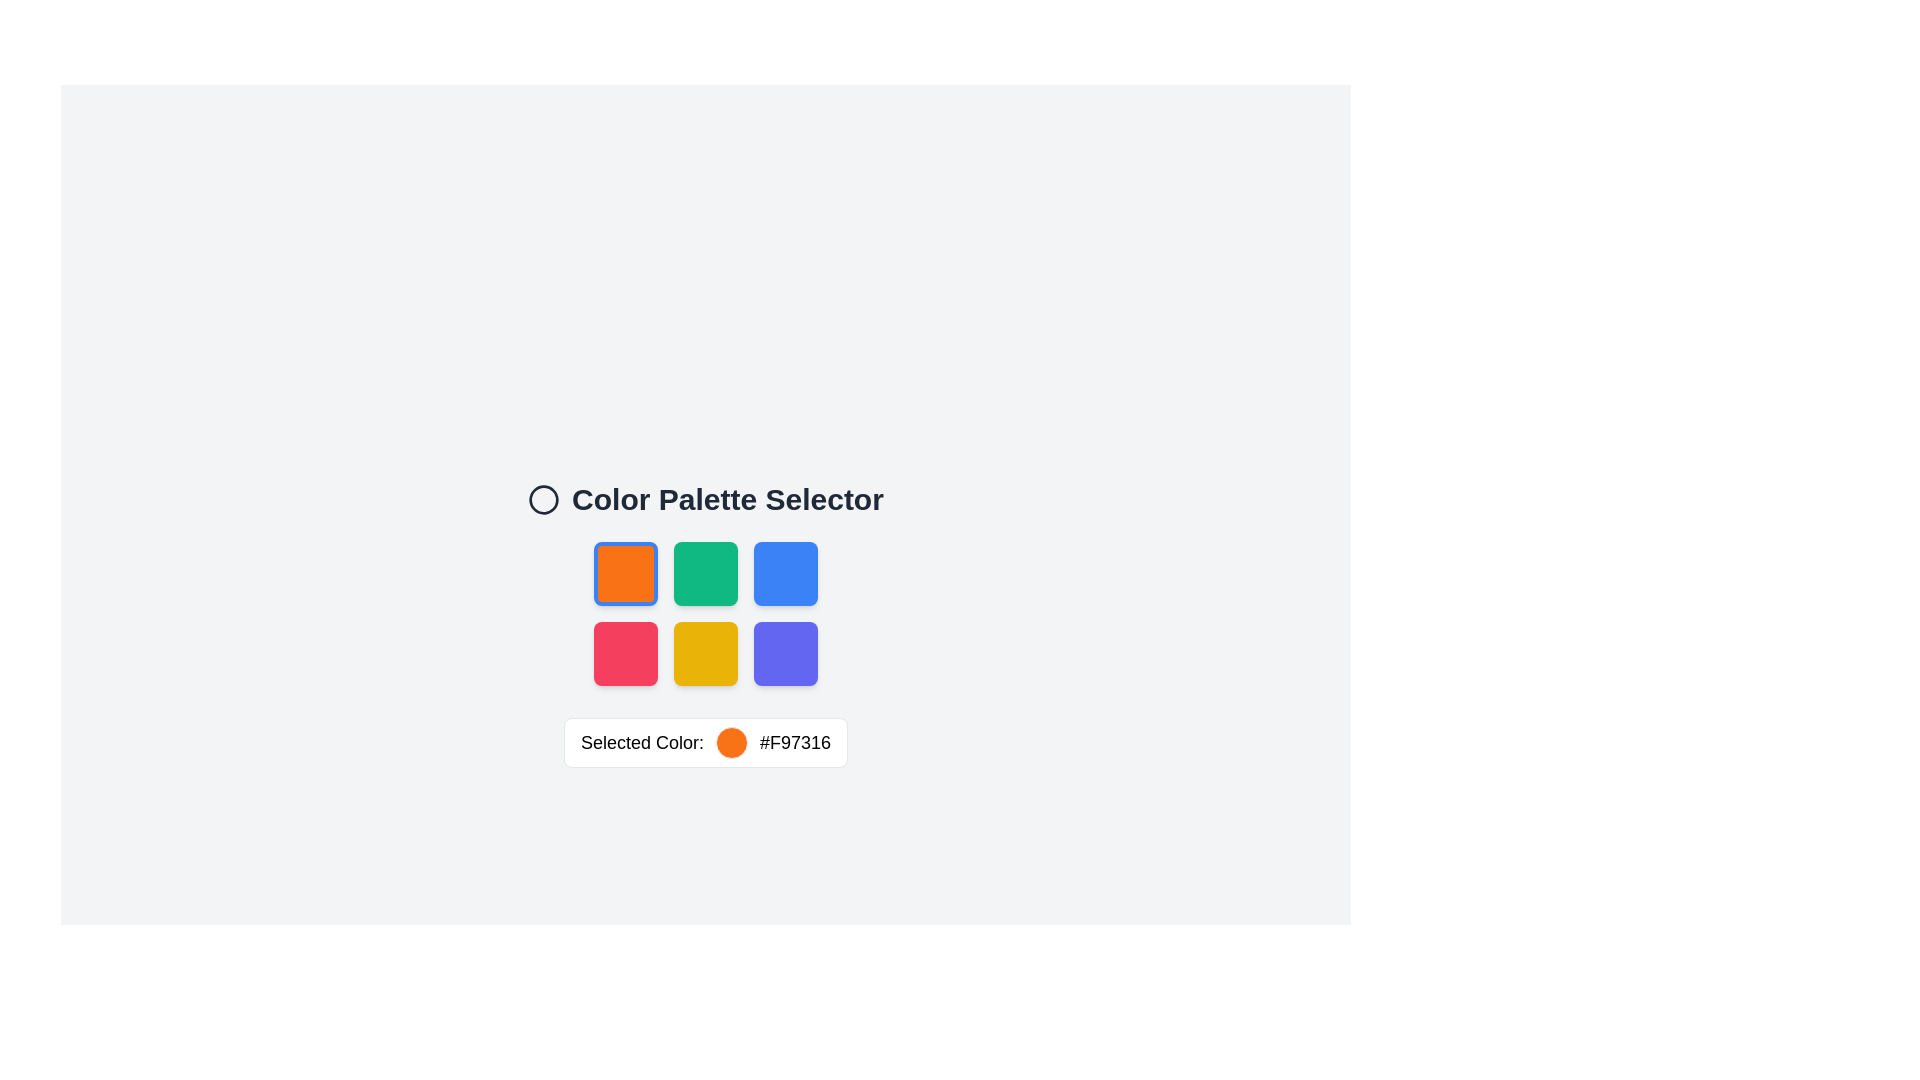 This screenshot has height=1080, width=1920. I want to click on the sixth button in a grid of six, which is square-shaped with rounded corners and has a blue background color, so click(785, 654).